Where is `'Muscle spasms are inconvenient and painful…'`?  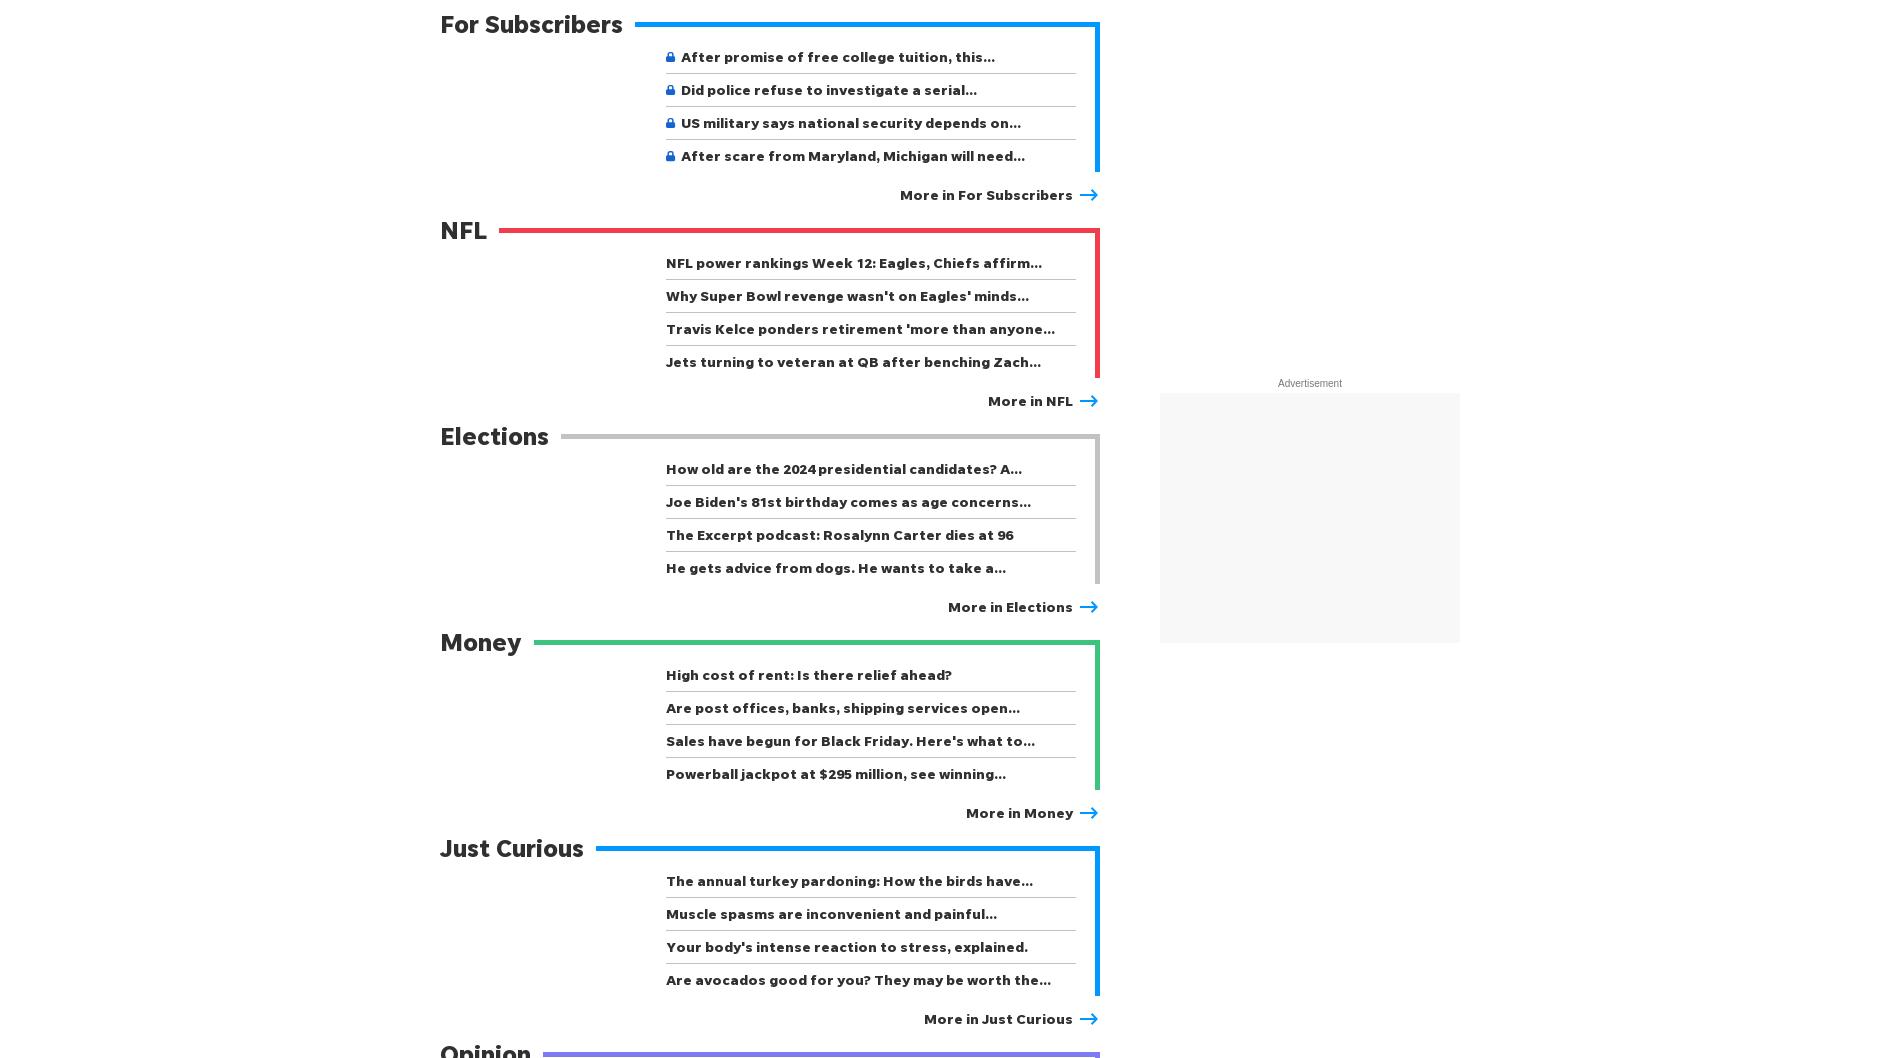
'Muscle spasms are inconvenient and painful…' is located at coordinates (830, 913).